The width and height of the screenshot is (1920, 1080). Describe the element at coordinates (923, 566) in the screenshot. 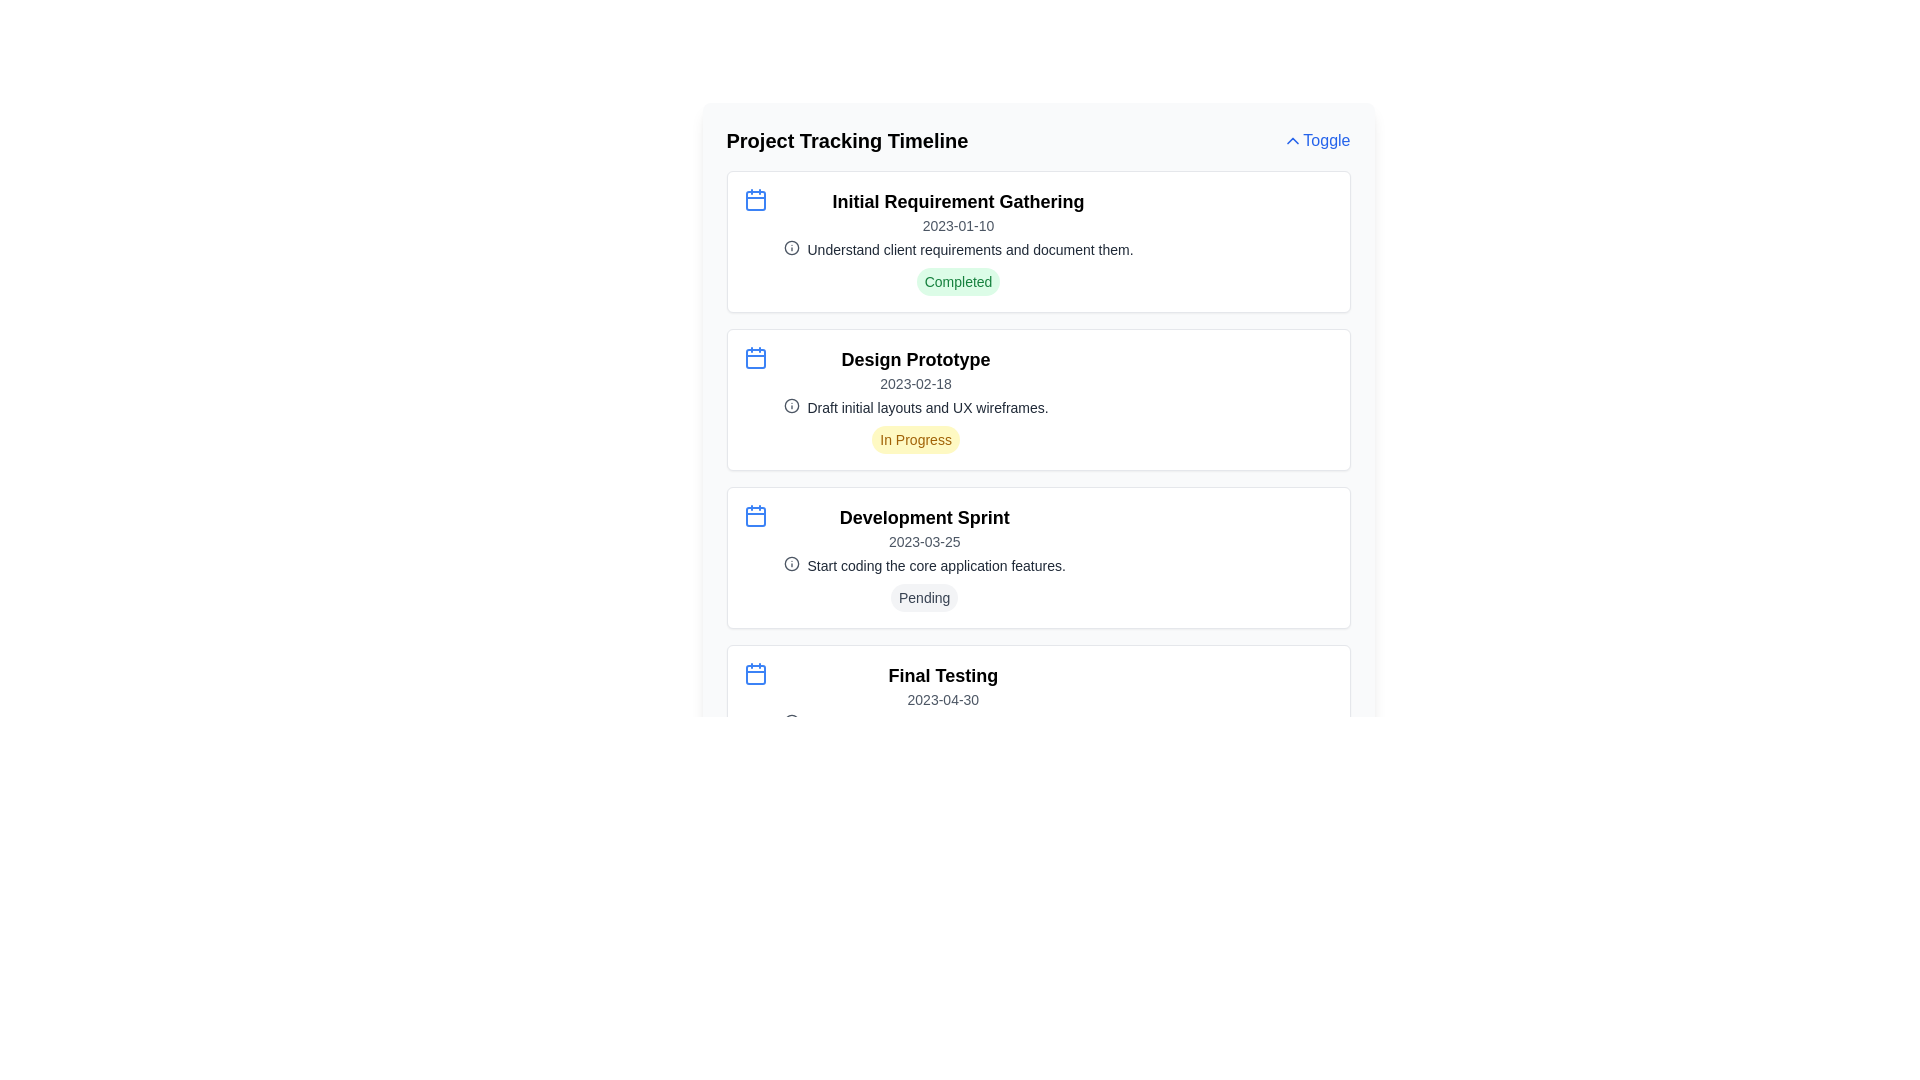

I see `the text element displaying 'Start coding the core application features.' which is styled in gray font and positioned in the third item of a vertical list within a project tracking interface` at that location.